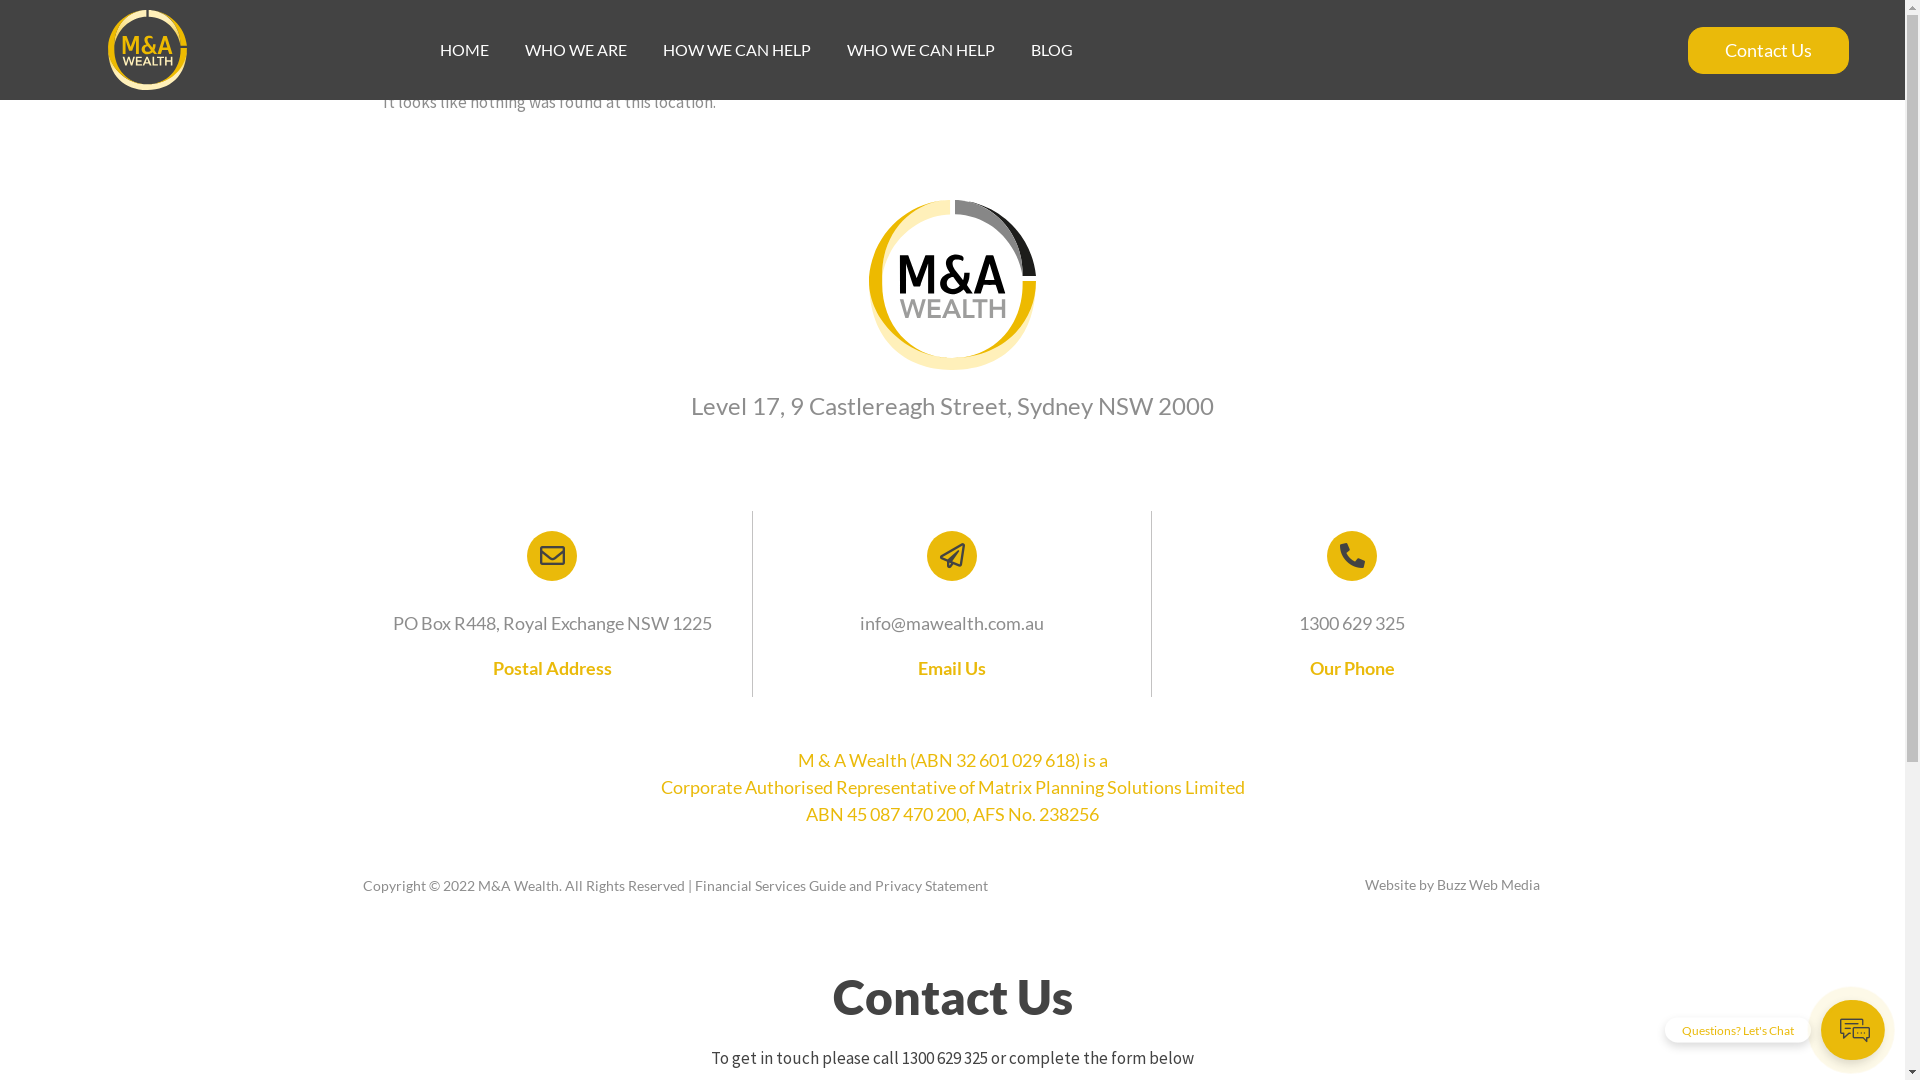 The image size is (1920, 1080). I want to click on 'Website by Buzz Web Media', so click(1451, 883).